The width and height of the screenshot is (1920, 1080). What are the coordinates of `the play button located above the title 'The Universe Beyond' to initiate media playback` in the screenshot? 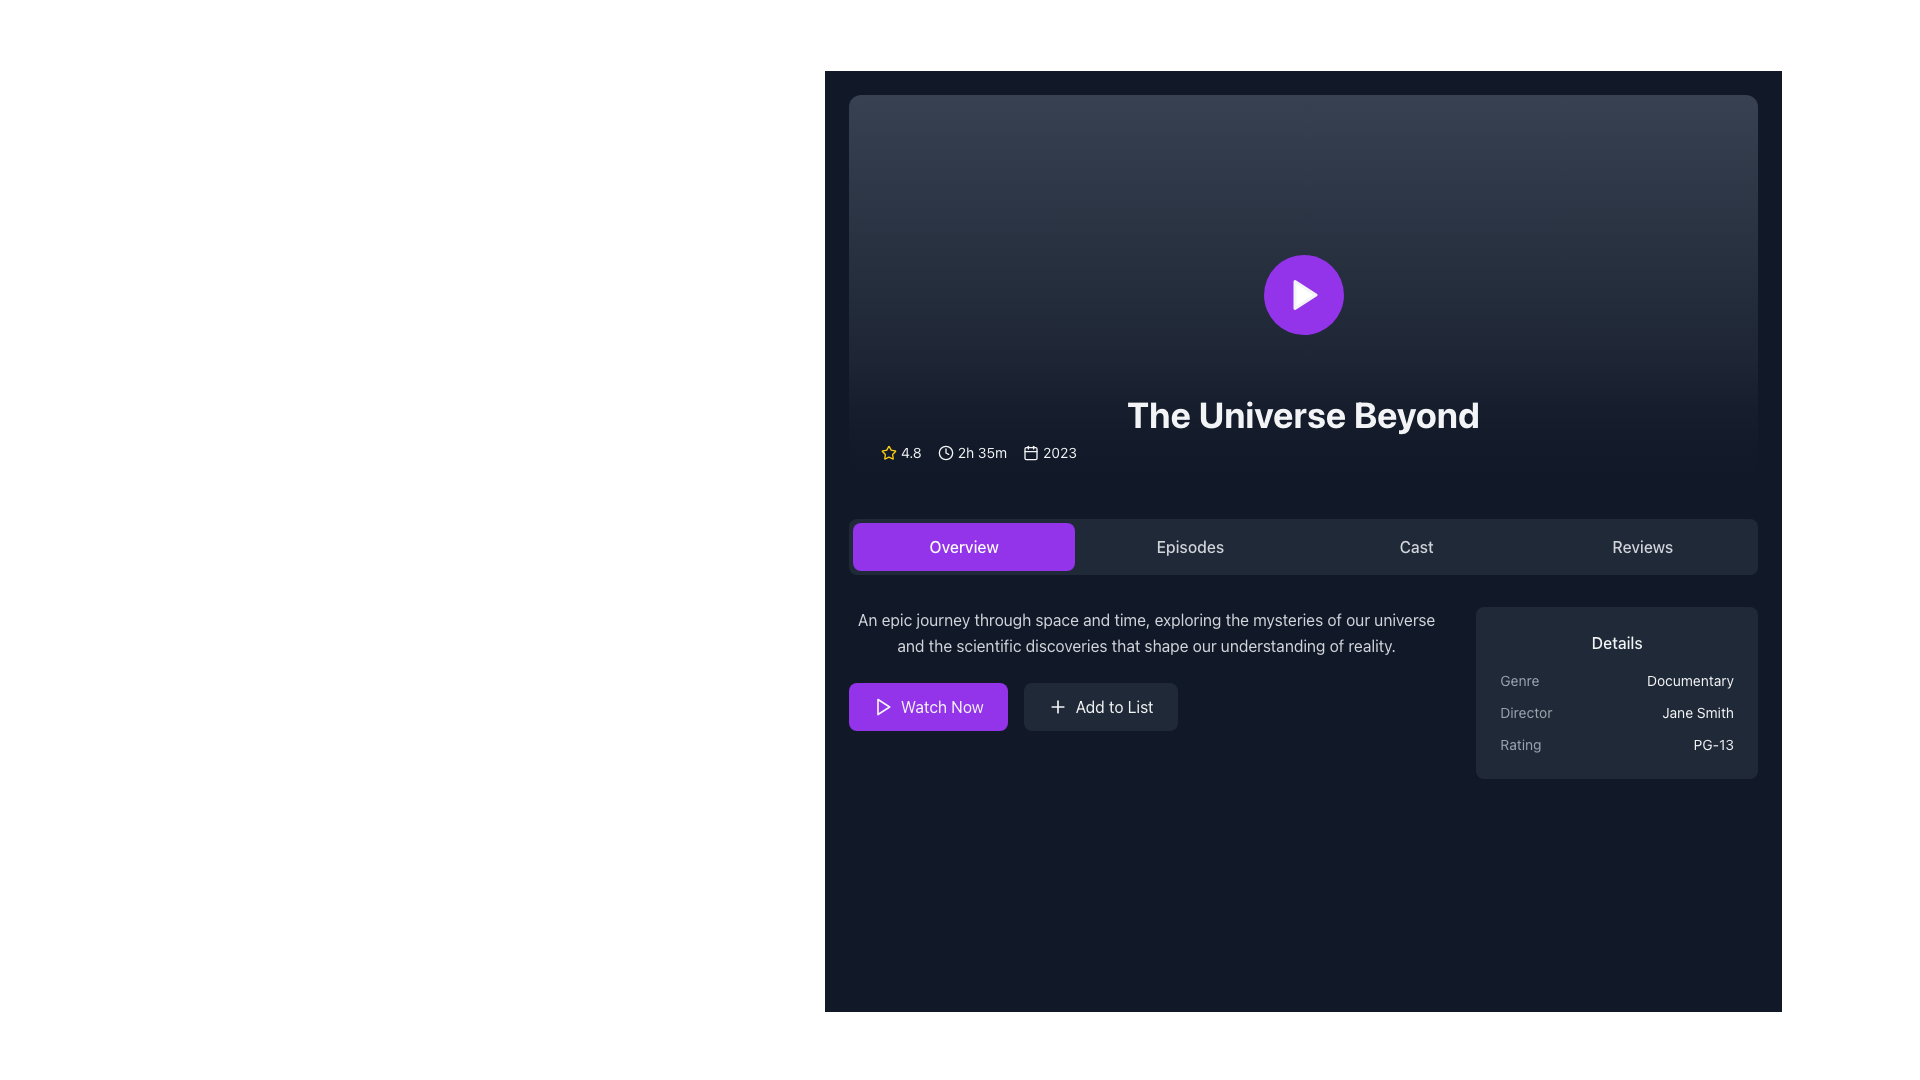 It's located at (1303, 294).